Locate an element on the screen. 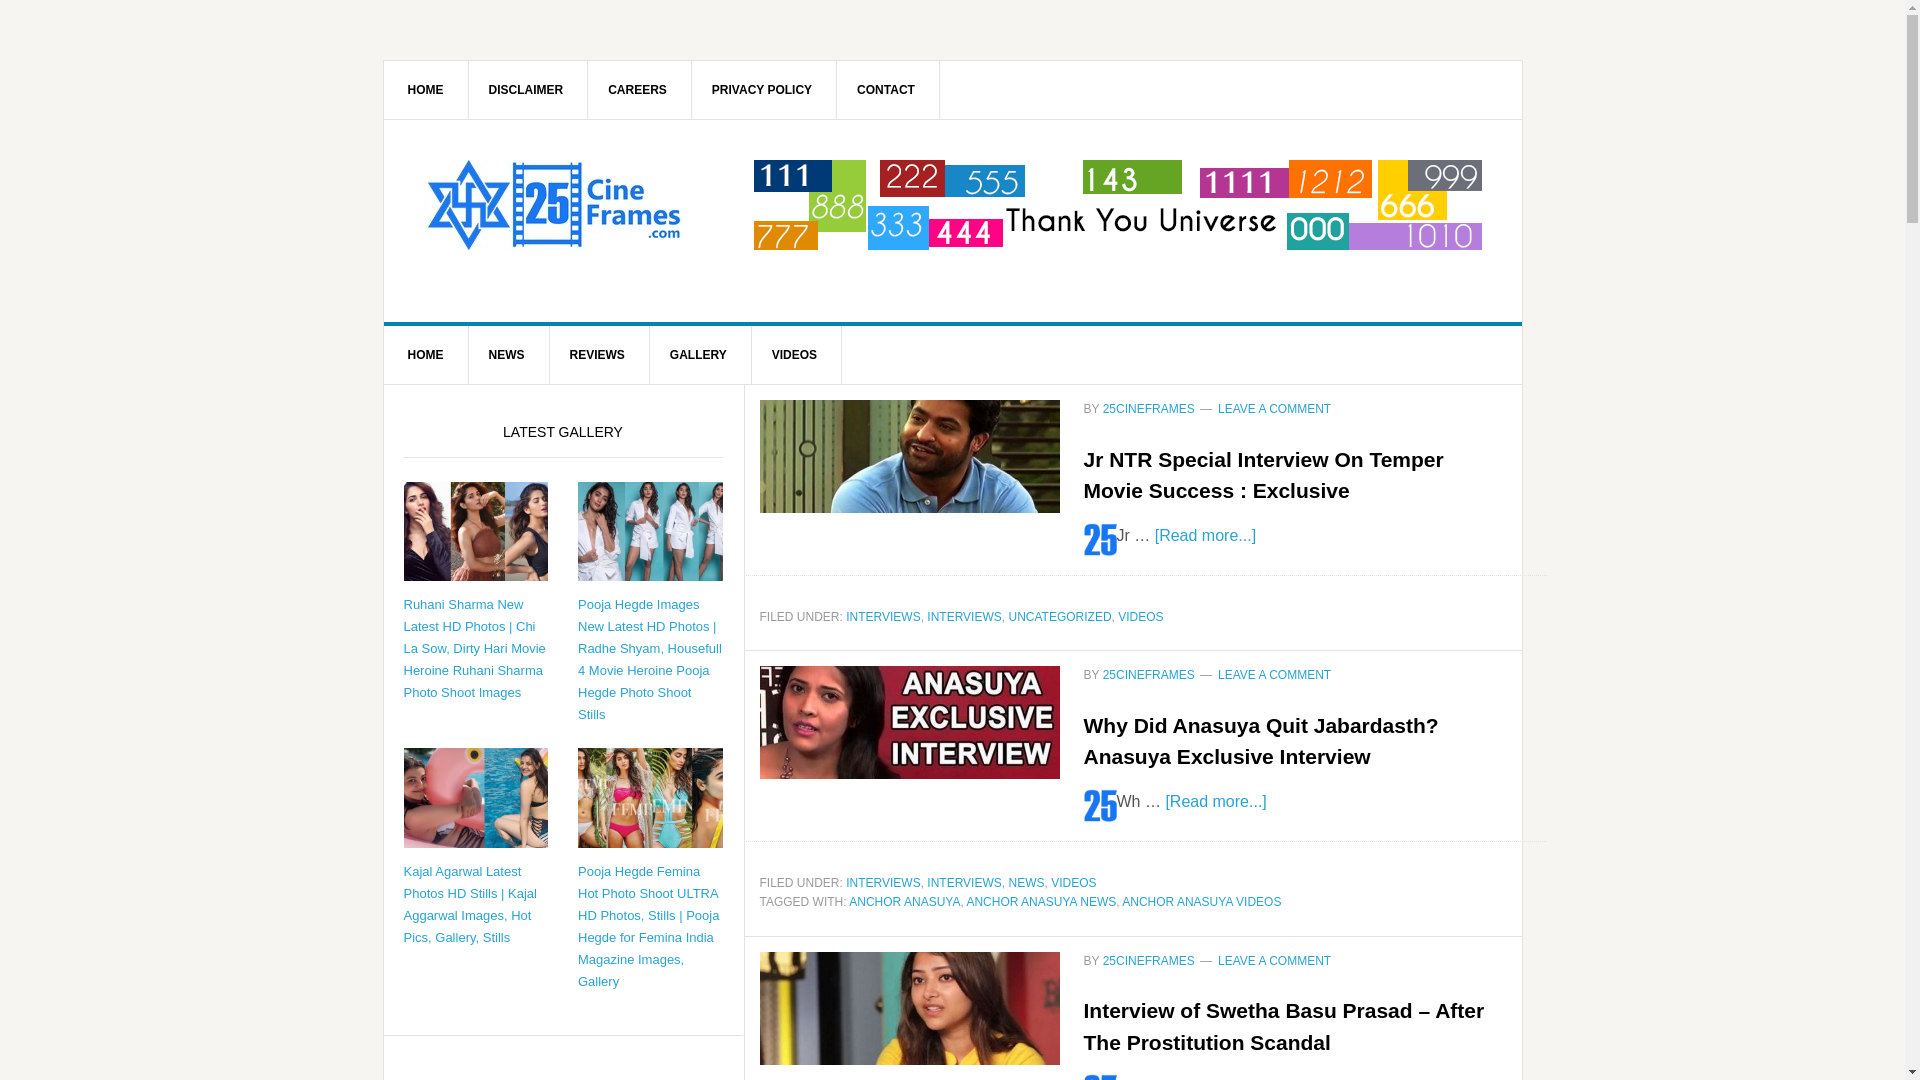 The height and width of the screenshot is (1080, 1920). 'NEWS' is located at coordinates (463, 353).